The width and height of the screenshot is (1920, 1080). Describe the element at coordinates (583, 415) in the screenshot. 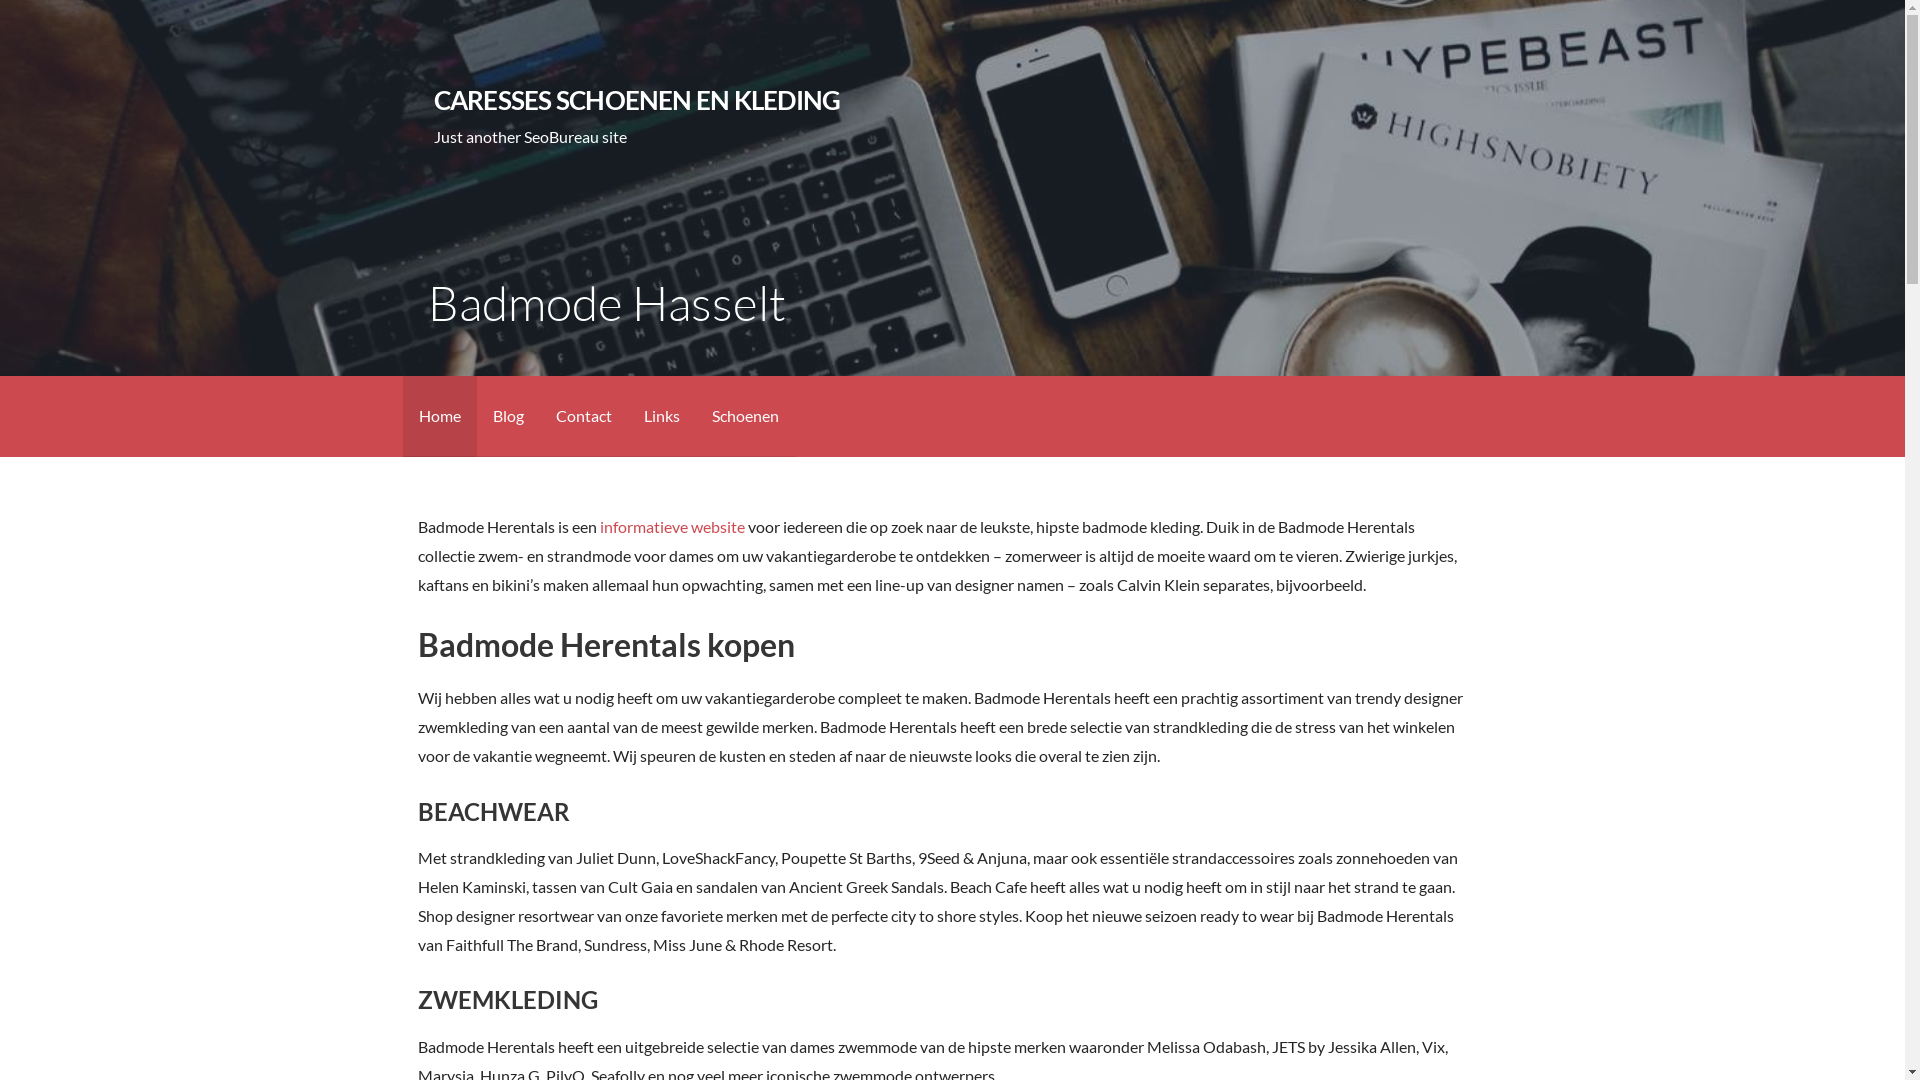

I see `'Contact'` at that location.